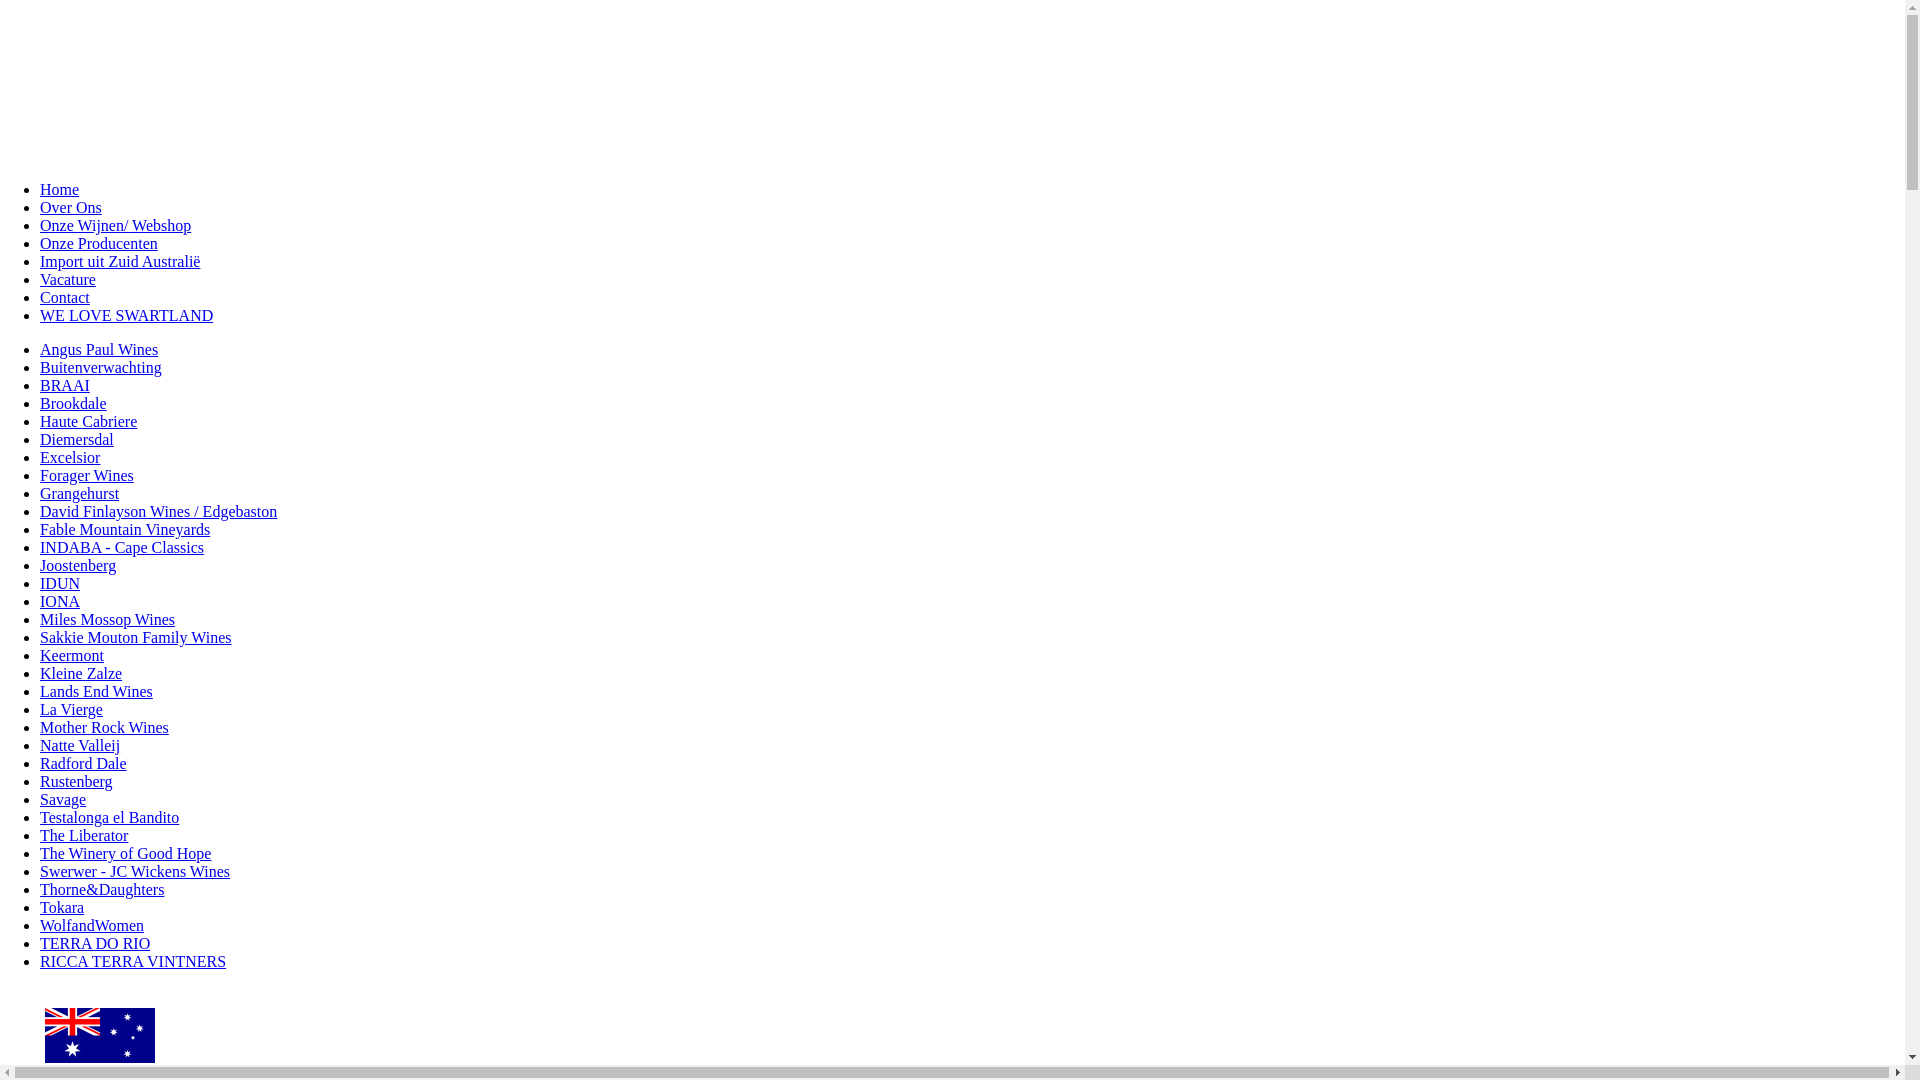  Describe the element at coordinates (98, 242) in the screenshot. I see `'Onze Producenten'` at that location.